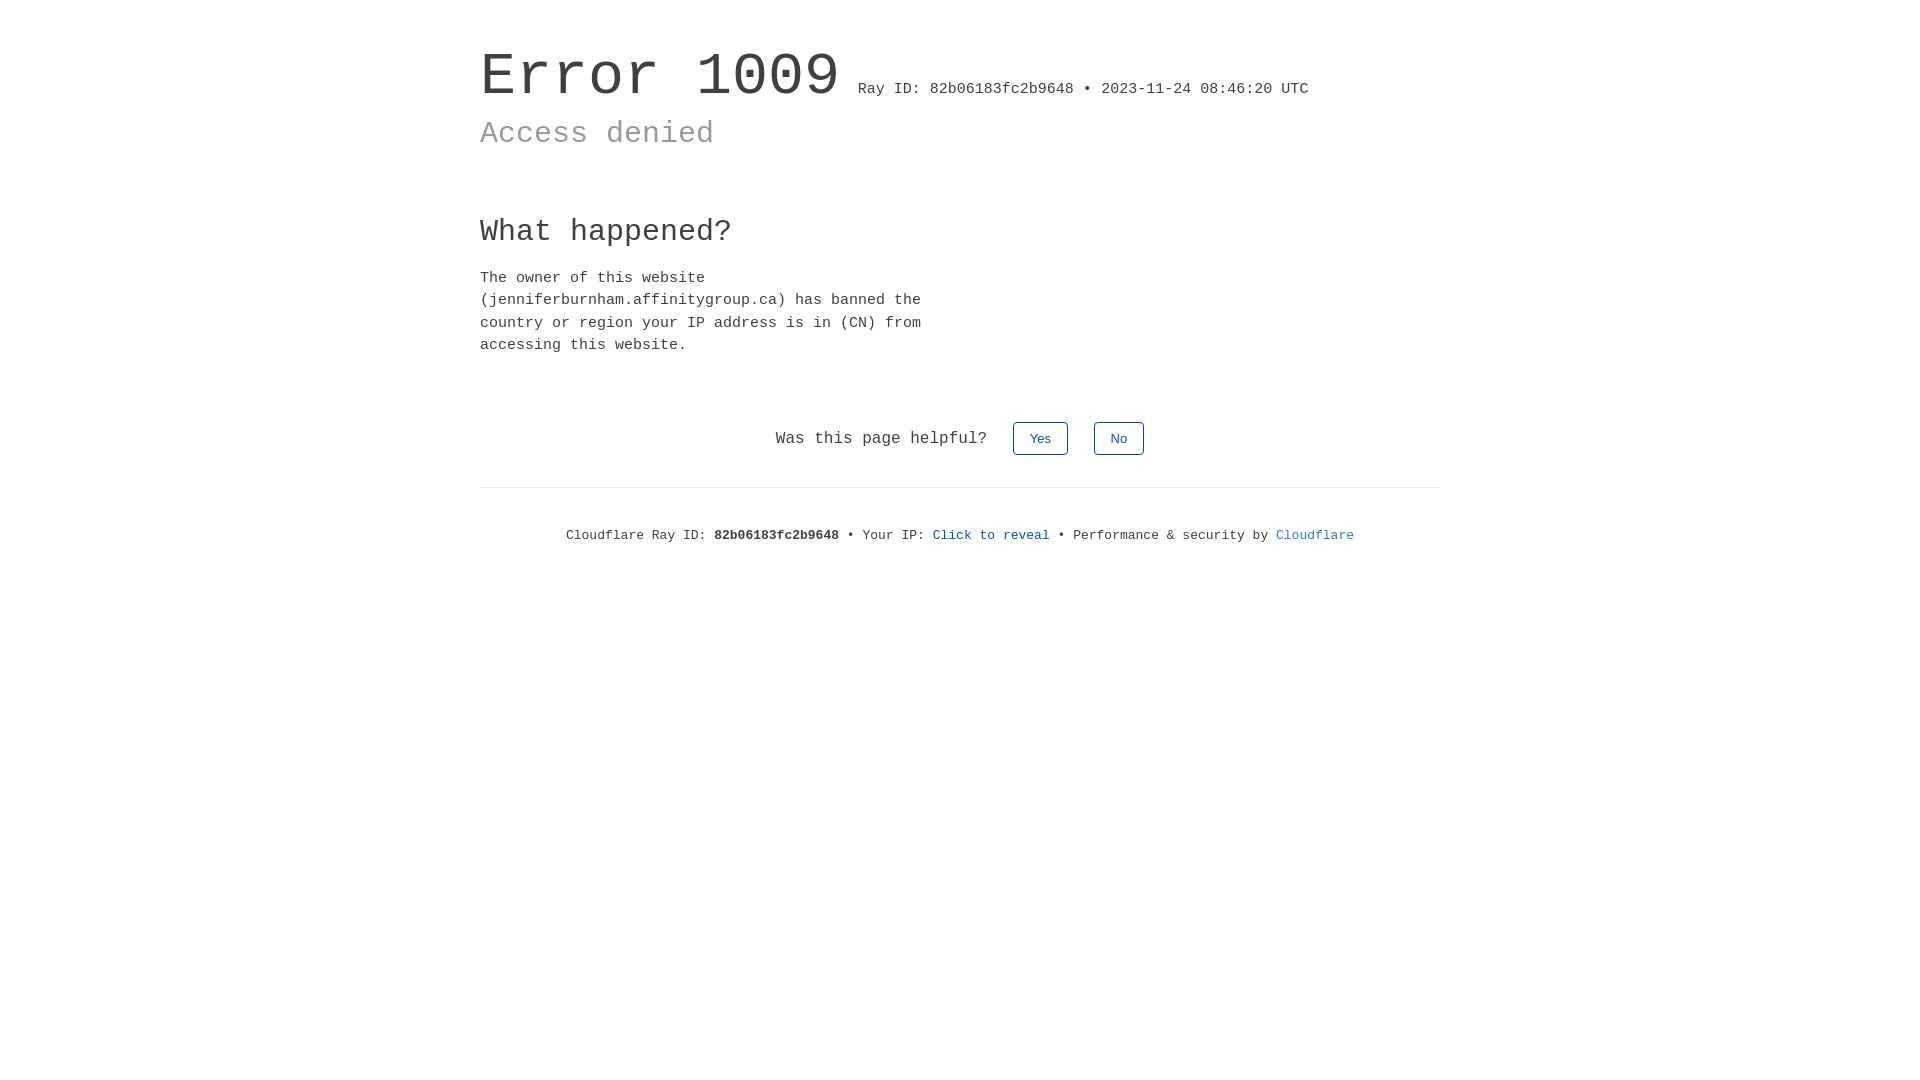 This screenshot has height=1080, width=1920. I want to click on 'No', so click(1118, 437).